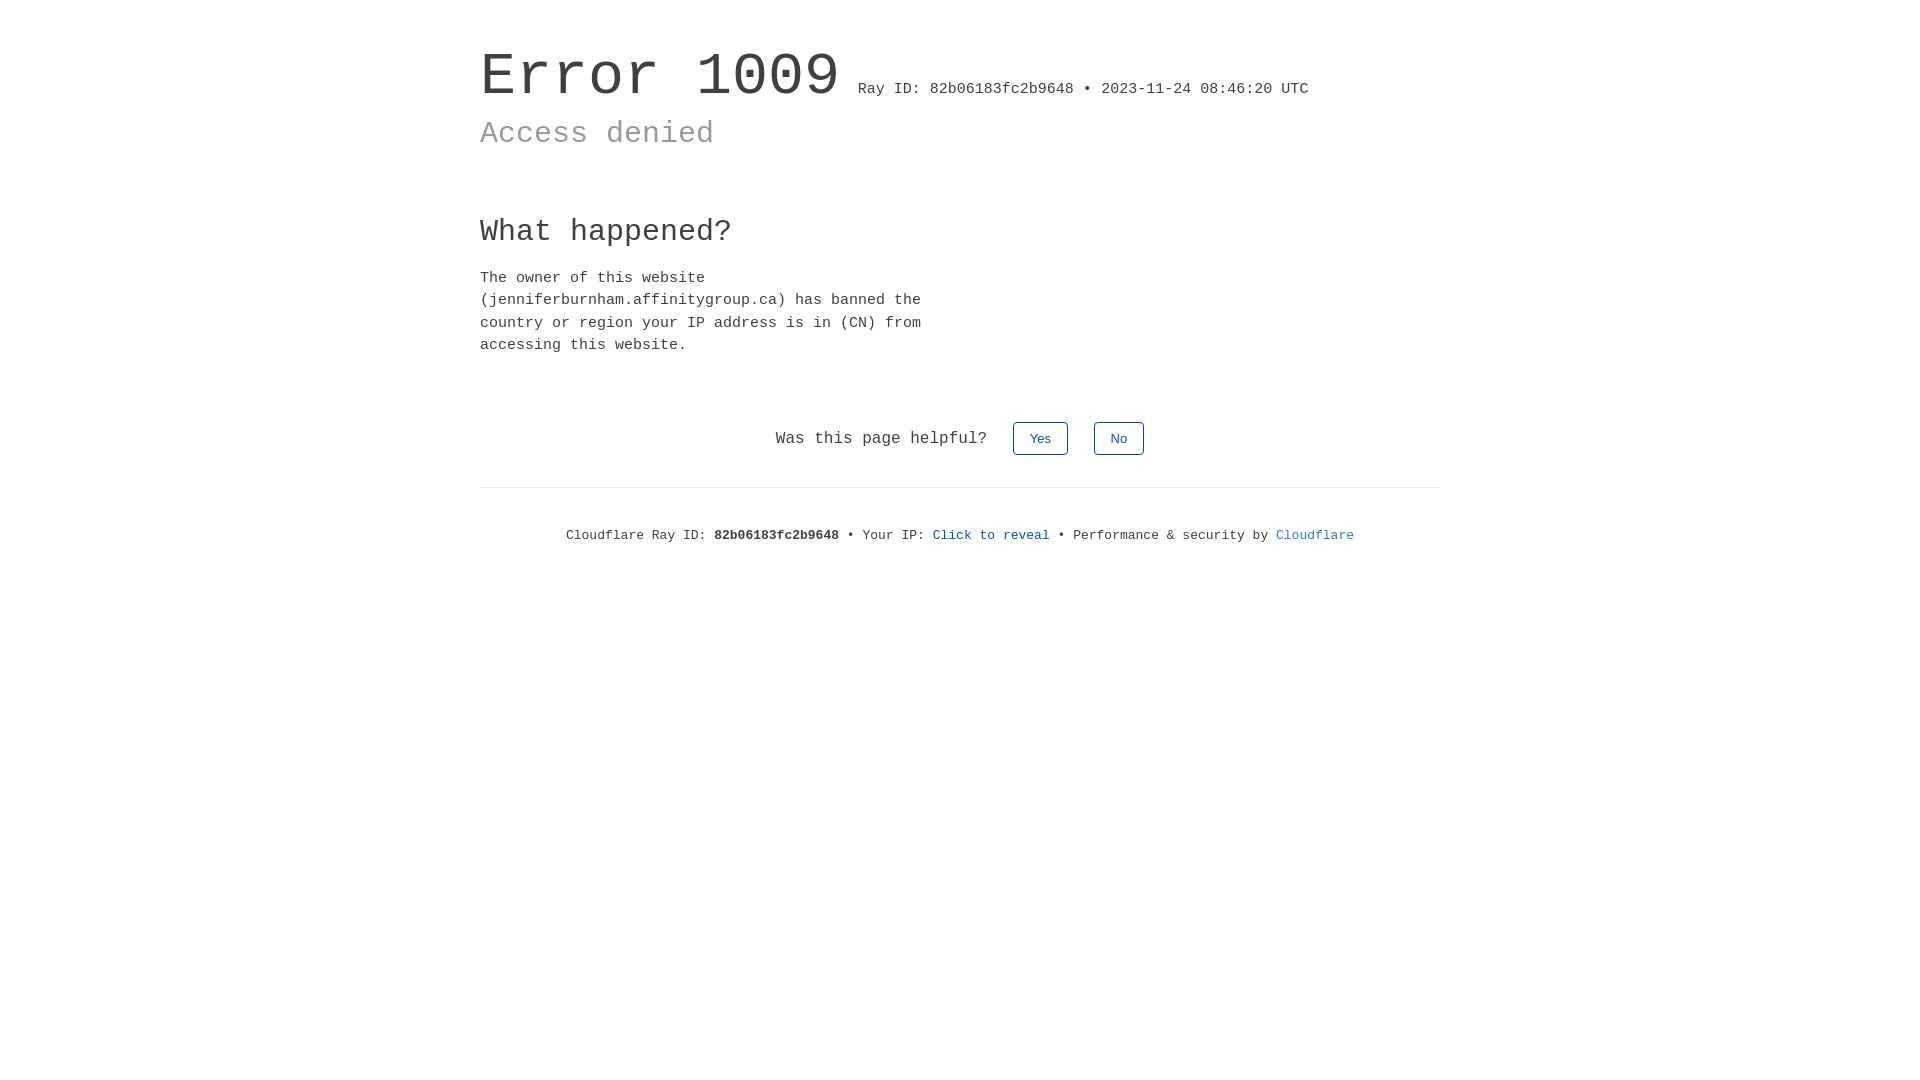 This screenshot has height=1080, width=1920. I want to click on 'No', so click(1118, 437).